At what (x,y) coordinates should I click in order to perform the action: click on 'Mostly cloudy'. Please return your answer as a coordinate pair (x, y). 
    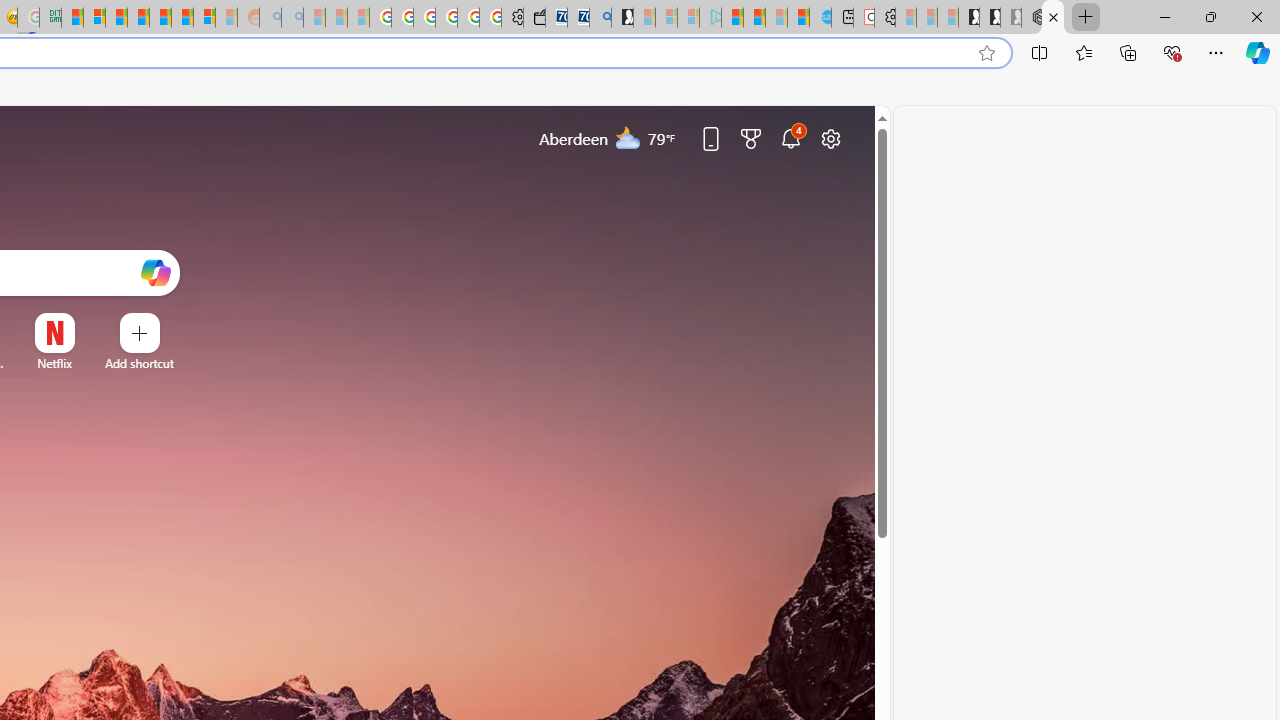
    Looking at the image, I should click on (627, 136).